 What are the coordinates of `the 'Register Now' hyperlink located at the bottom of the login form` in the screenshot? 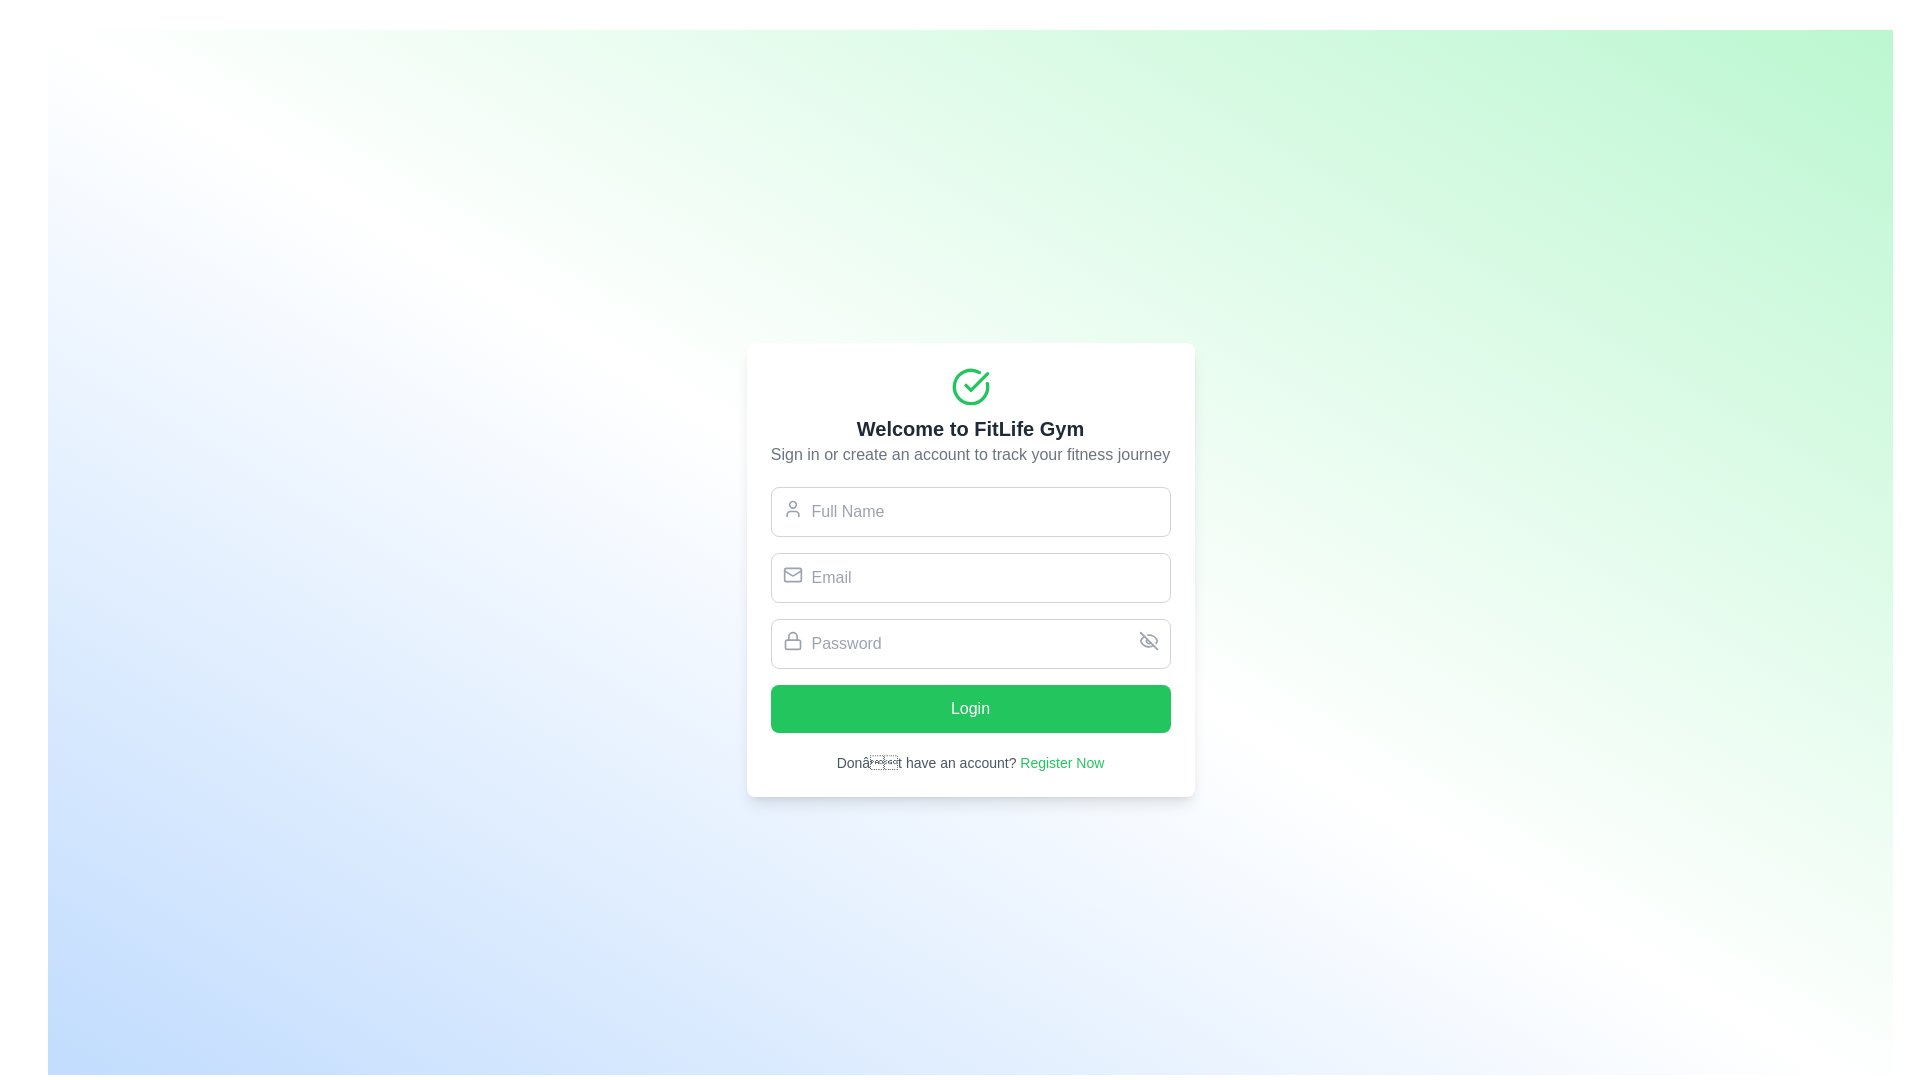 It's located at (1061, 763).